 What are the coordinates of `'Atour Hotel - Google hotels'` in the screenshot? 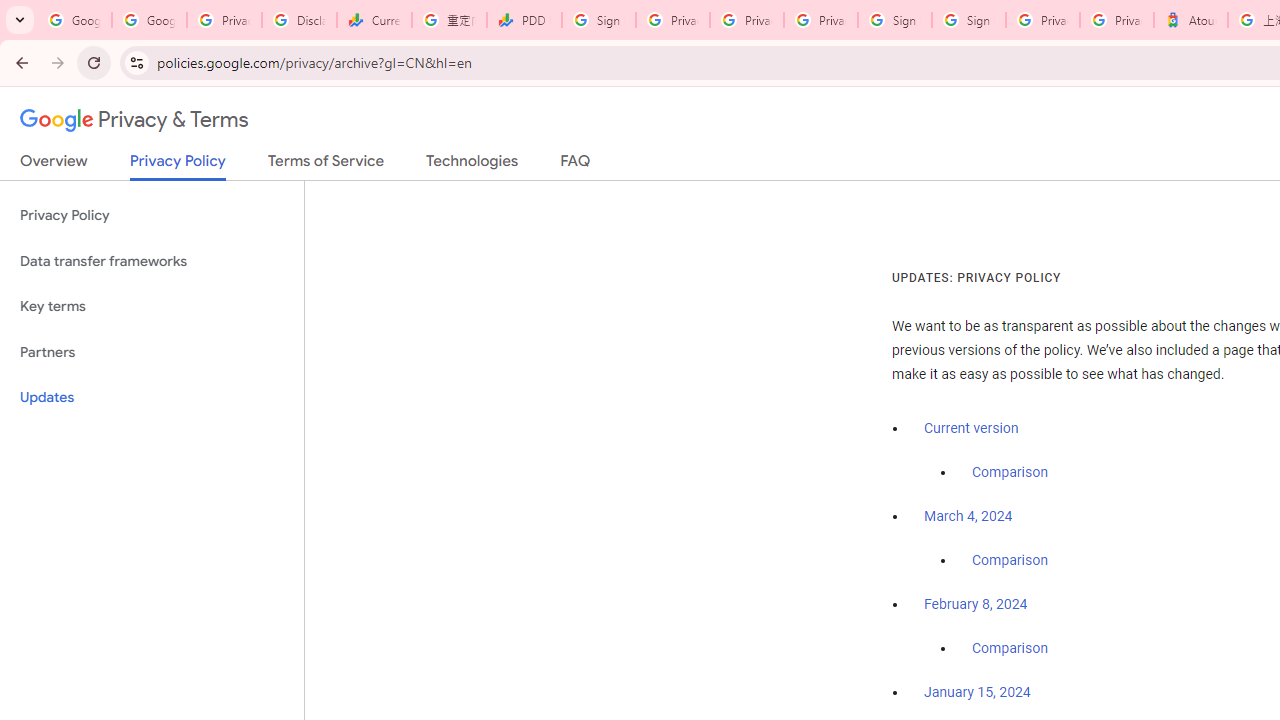 It's located at (1191, 20).